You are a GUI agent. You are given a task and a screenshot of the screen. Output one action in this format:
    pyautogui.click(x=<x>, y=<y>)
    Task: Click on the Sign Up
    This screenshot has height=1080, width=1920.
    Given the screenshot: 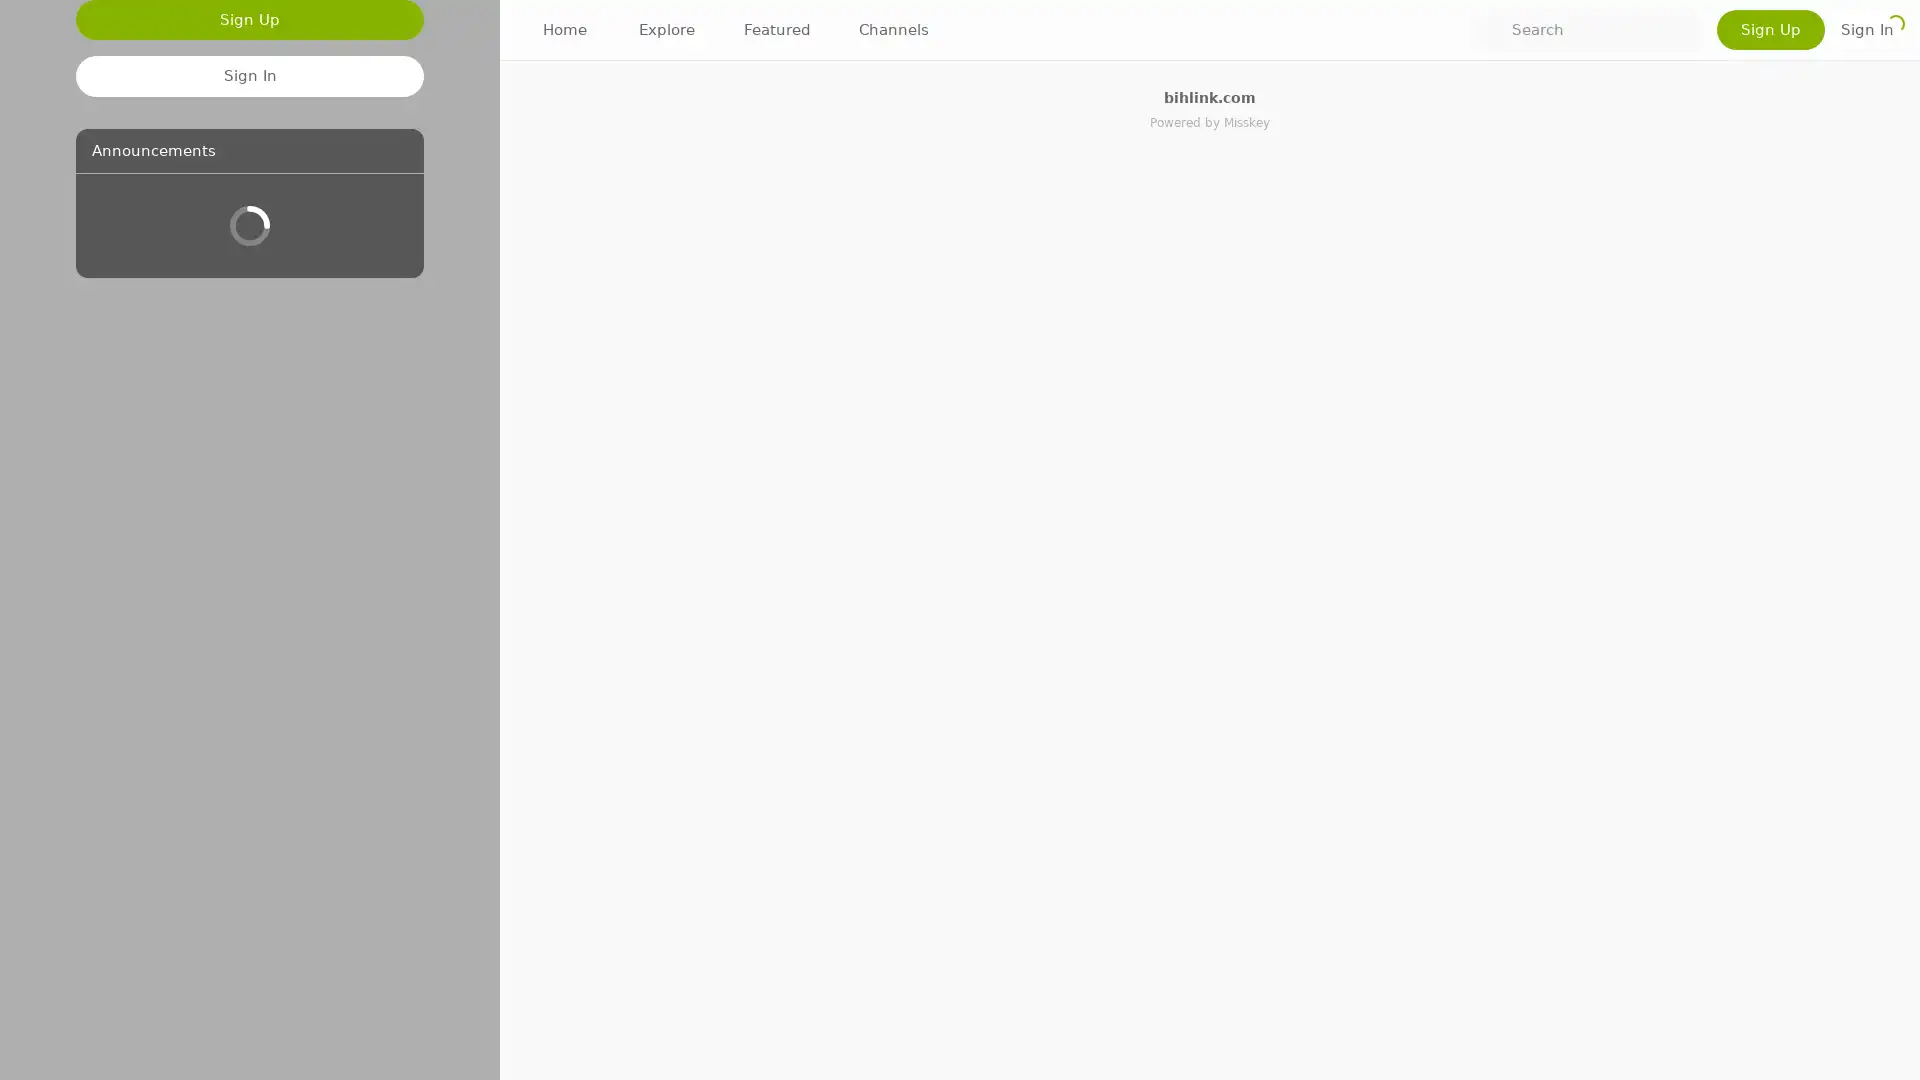 What is the action you would take?
    pyautogui.click(x=1771, y=30)
    